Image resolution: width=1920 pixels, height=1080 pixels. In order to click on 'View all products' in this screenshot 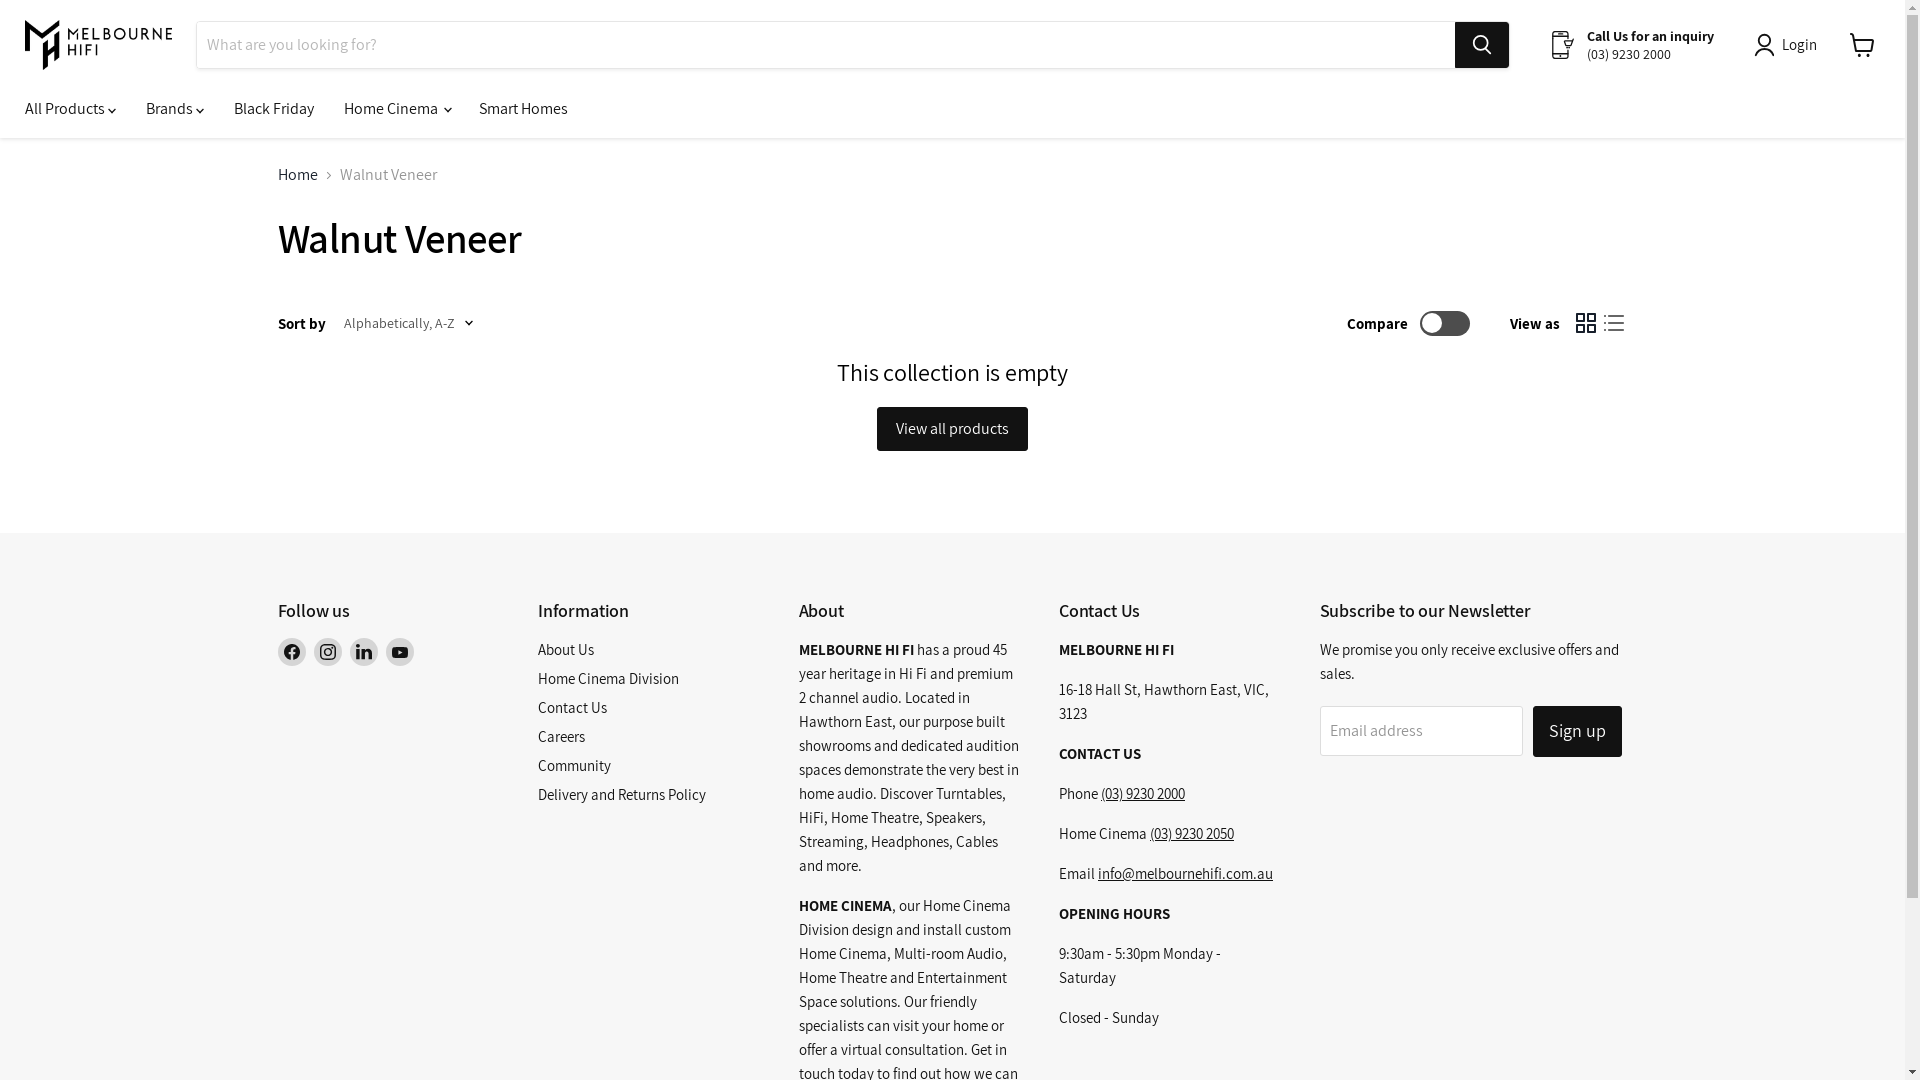, I will do `click(951, 427)`.